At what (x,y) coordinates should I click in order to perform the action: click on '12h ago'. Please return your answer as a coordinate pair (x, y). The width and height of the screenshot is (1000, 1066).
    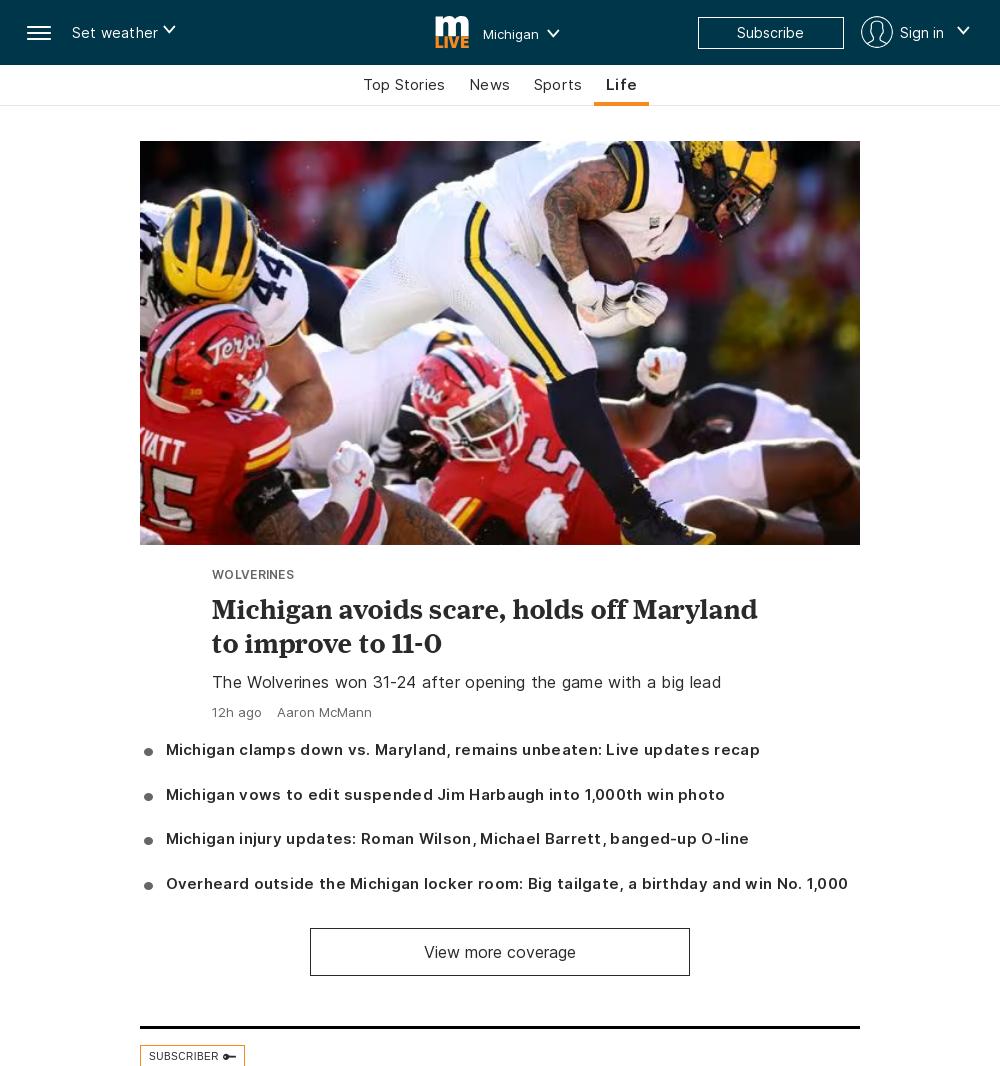
    Looking at the image, I should click on (236, 710).